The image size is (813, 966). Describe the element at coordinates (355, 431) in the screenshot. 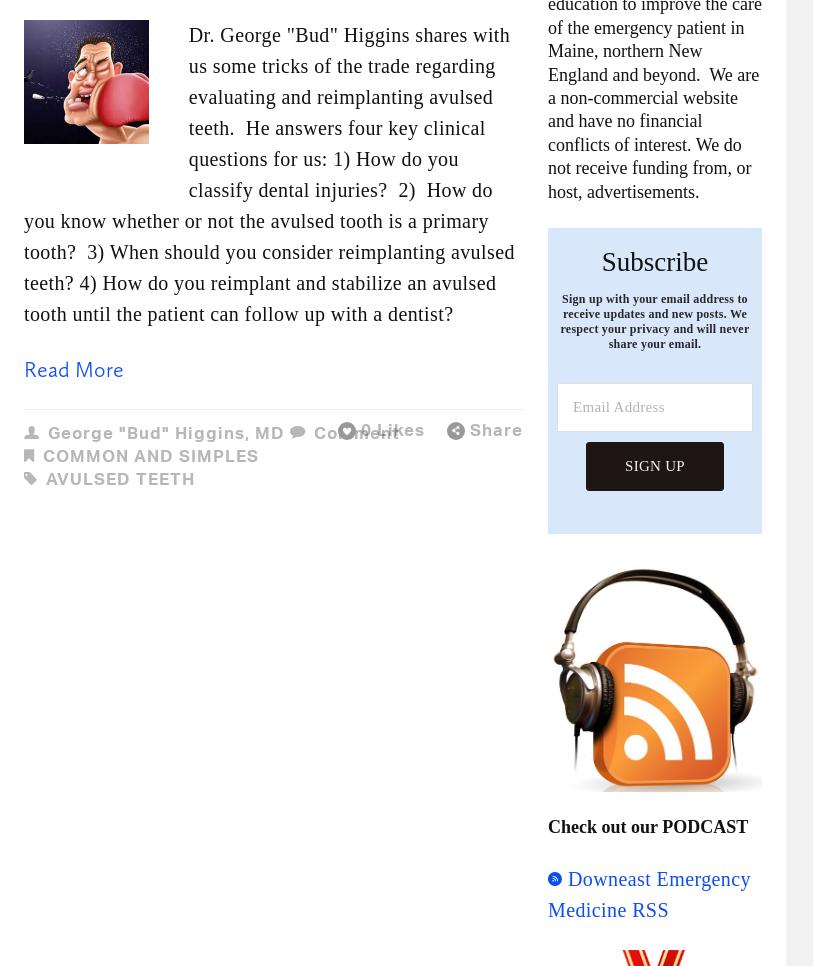

I see `'Comment'` at that location.